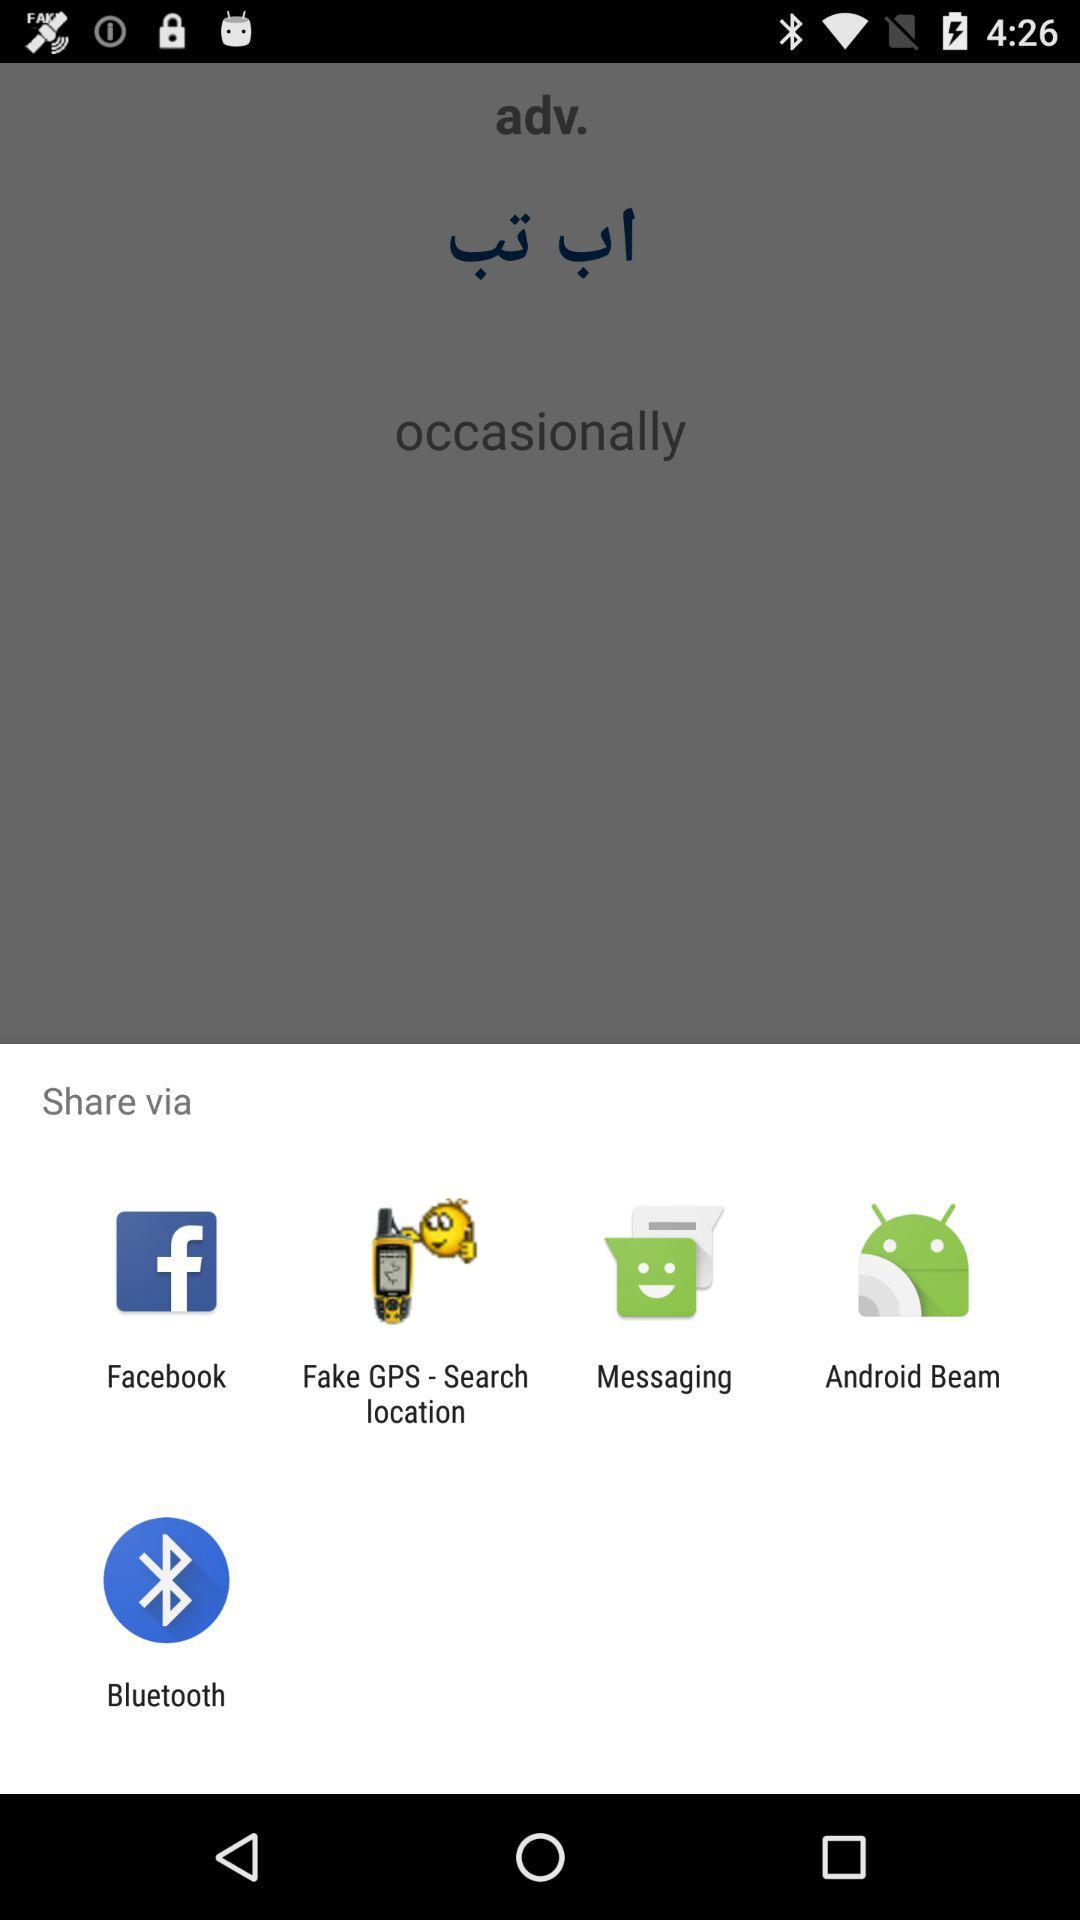  I want to click on the item next to messaging item, so click(913, 1392).